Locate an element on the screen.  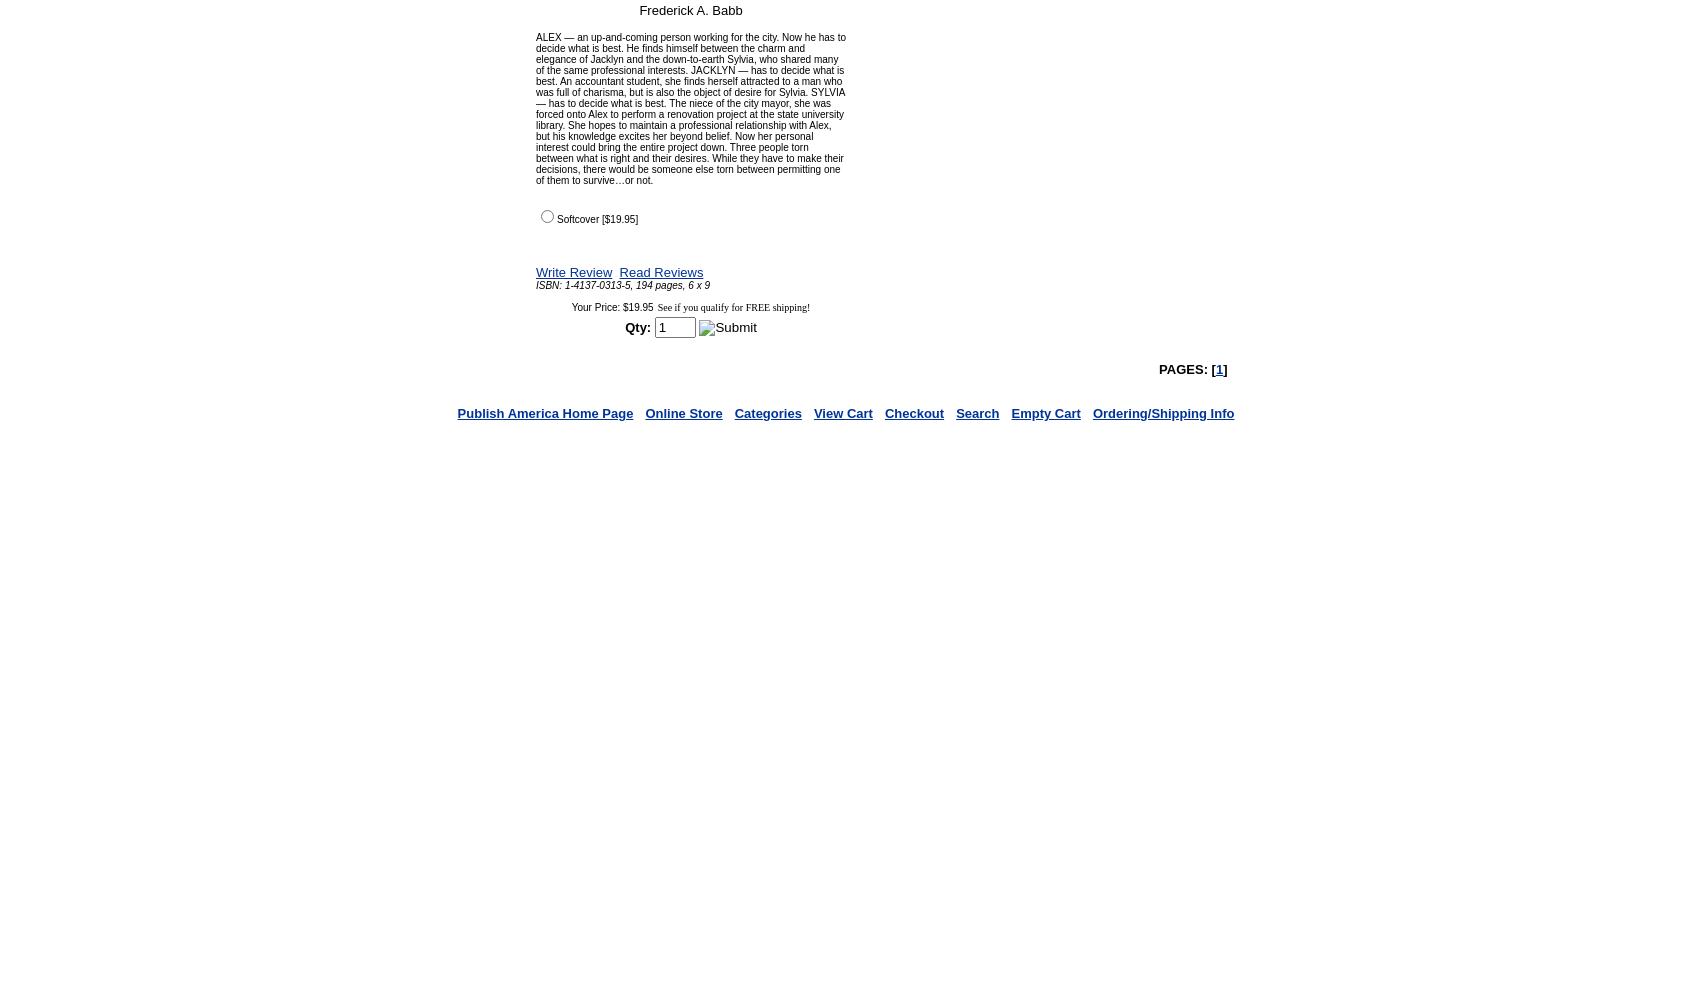
'See if you qualify for FREE shipping!' is located at coordinates (732, 307).